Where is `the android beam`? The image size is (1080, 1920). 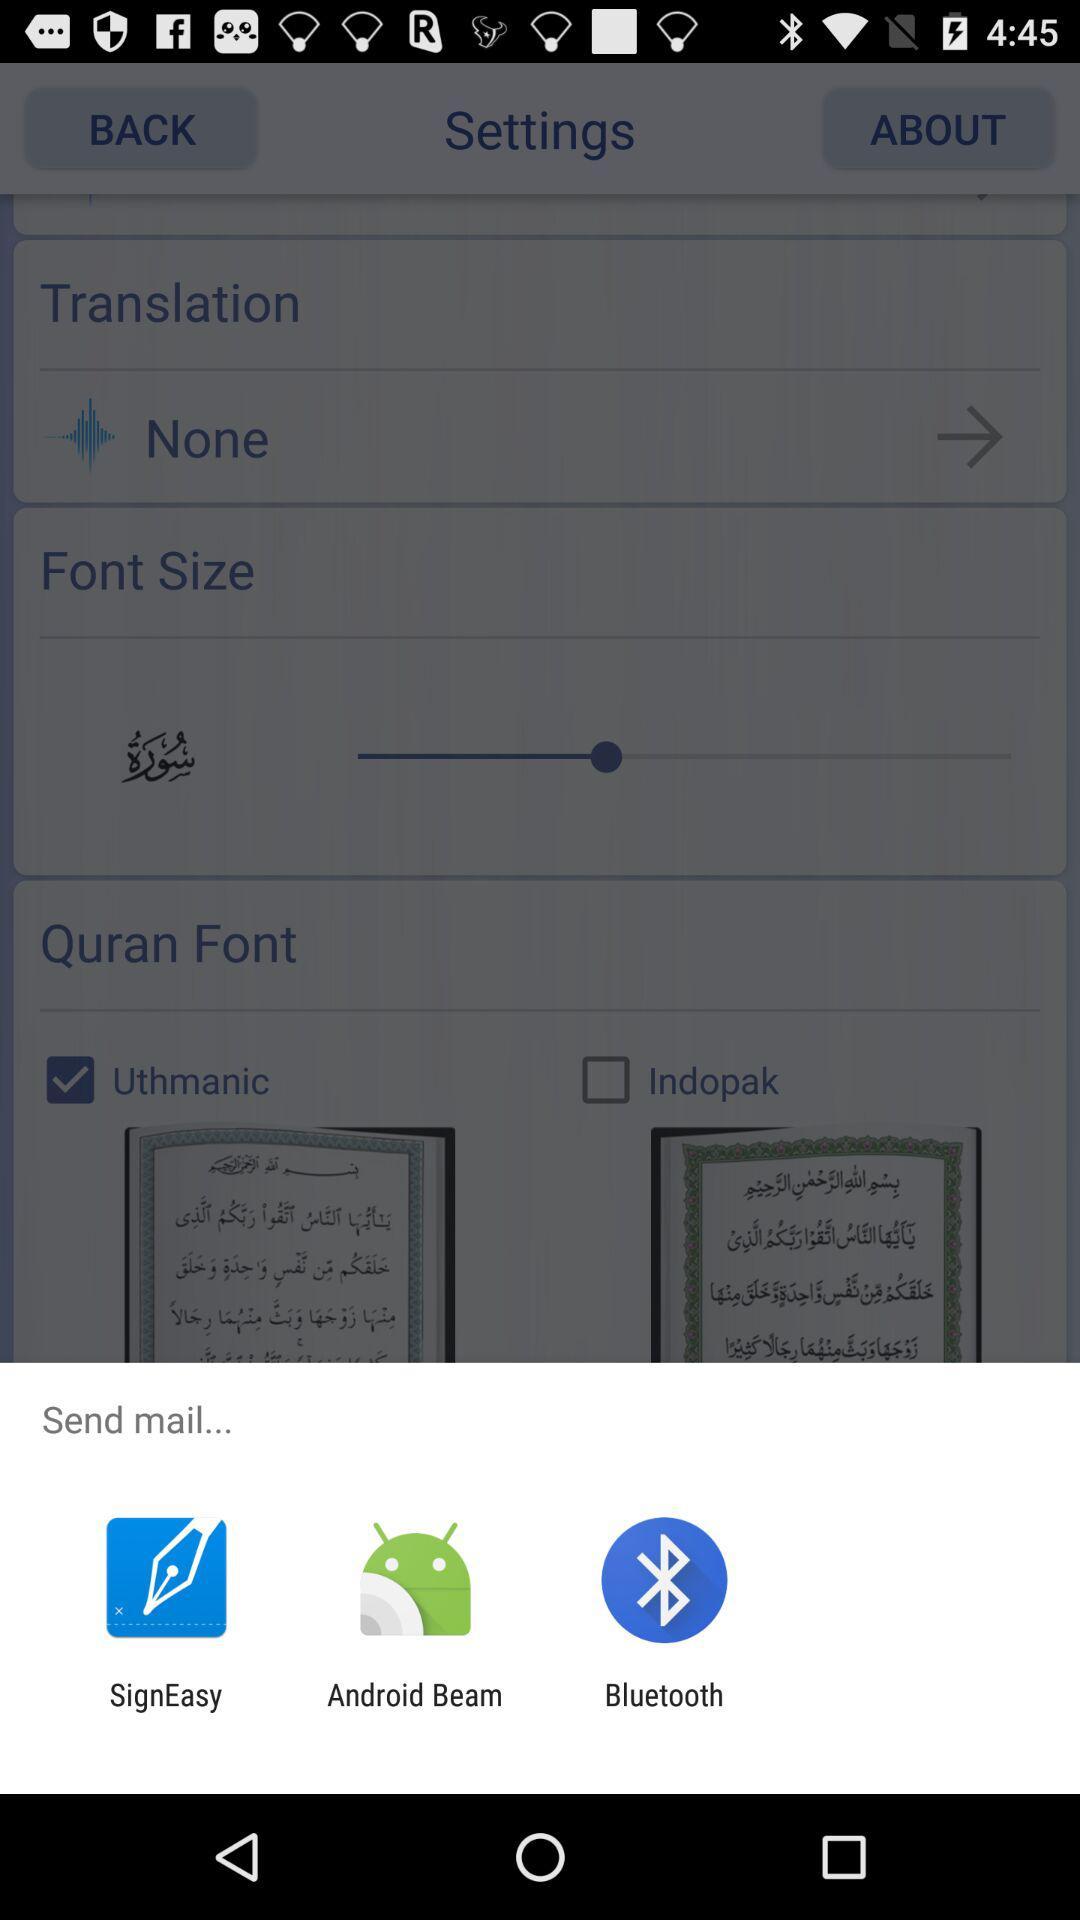 the android beam is located at coordinates (414, 1711).